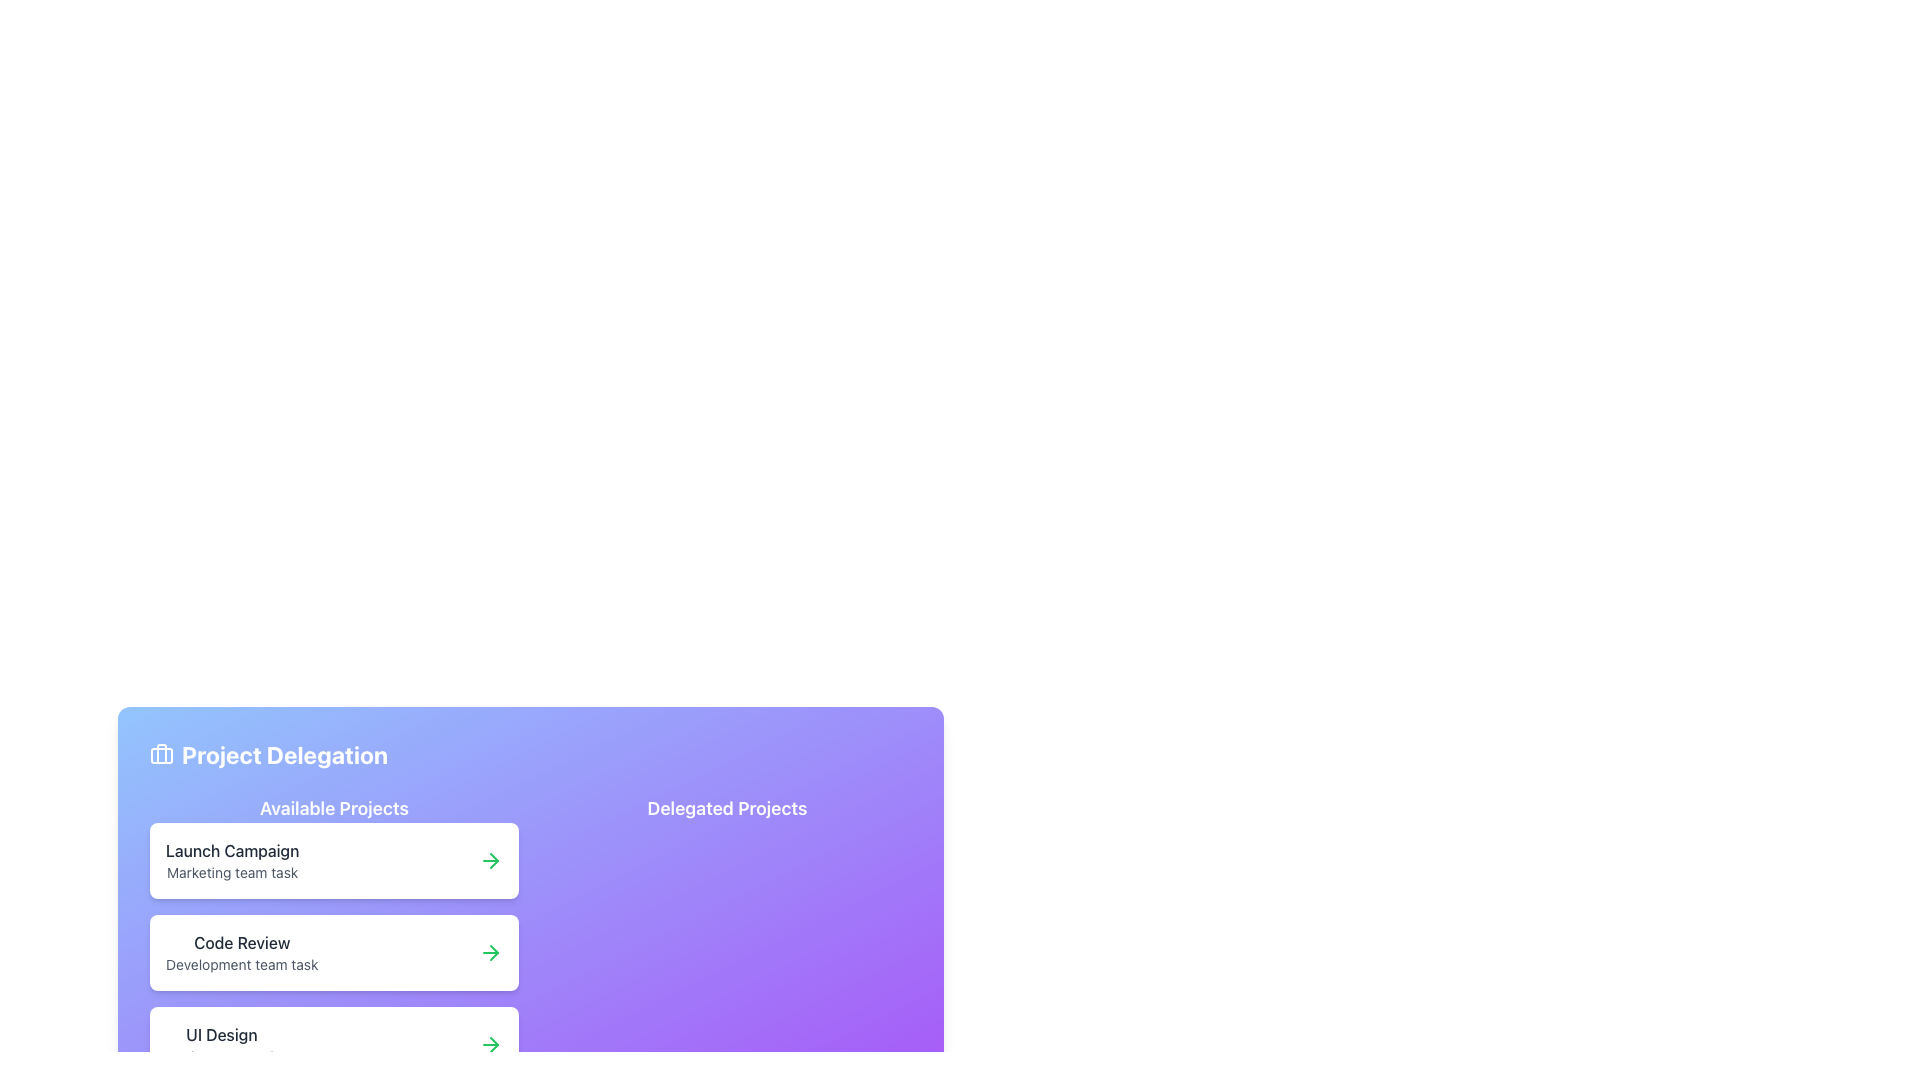 This screenshot has height=1080, width=1920. I want to click on keyboard navigation, so click(334, 951).